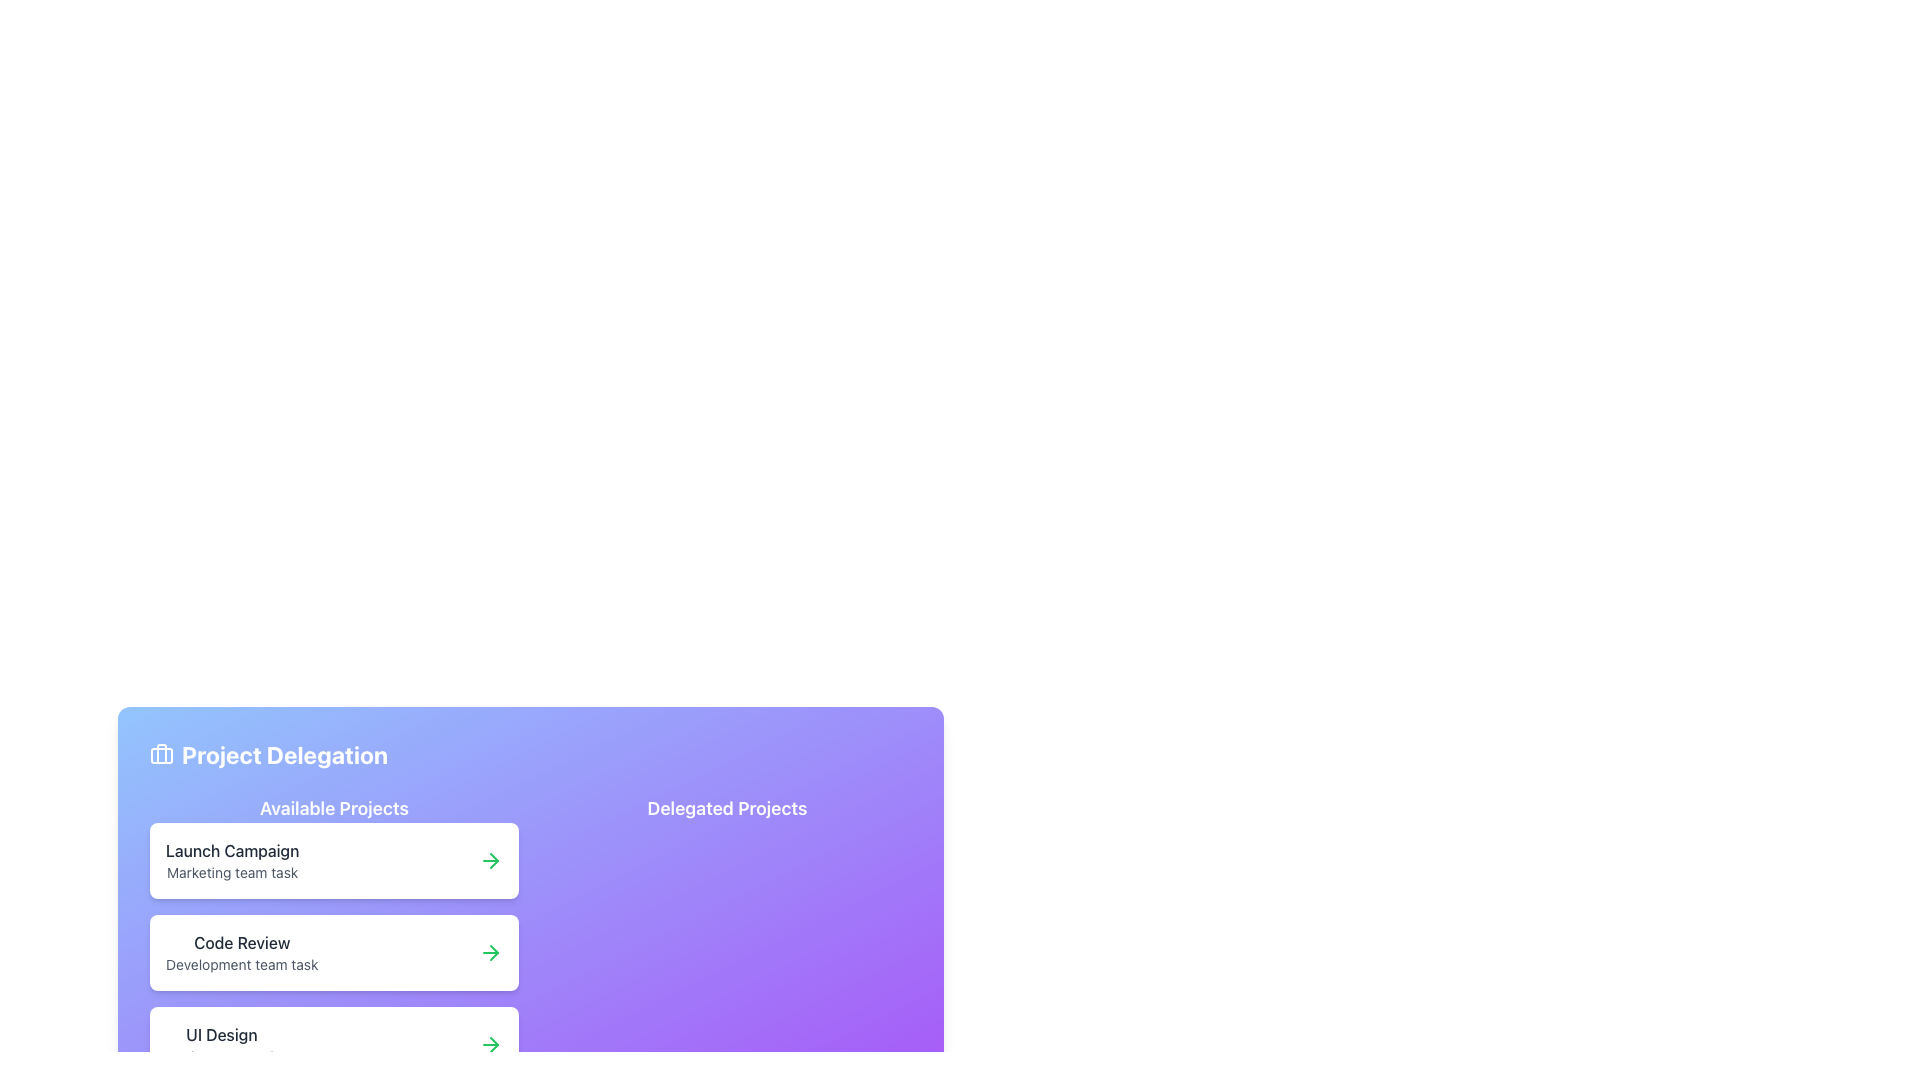 This screenshot has height=1080, width=1920. I want to click on keyboard navigation, so click(334, 951).